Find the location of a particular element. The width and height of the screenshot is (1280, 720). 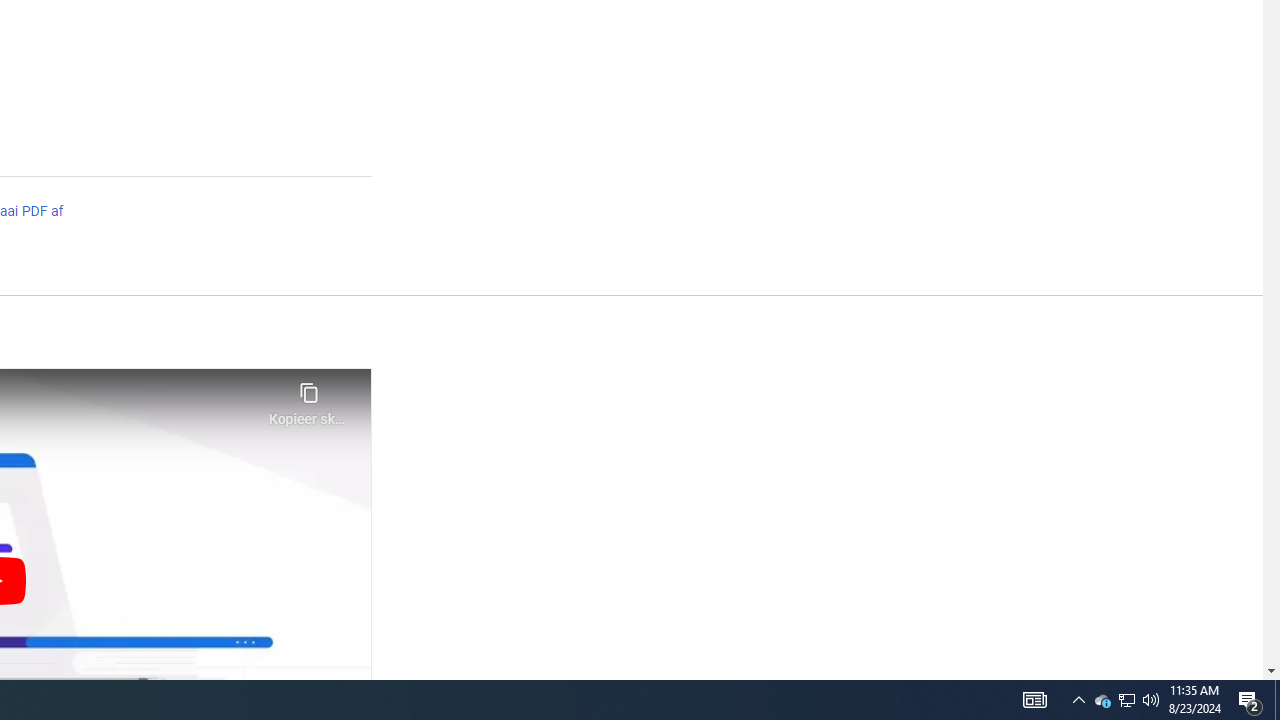

'Kopieer skakel' is located at coordinates (308, 398).